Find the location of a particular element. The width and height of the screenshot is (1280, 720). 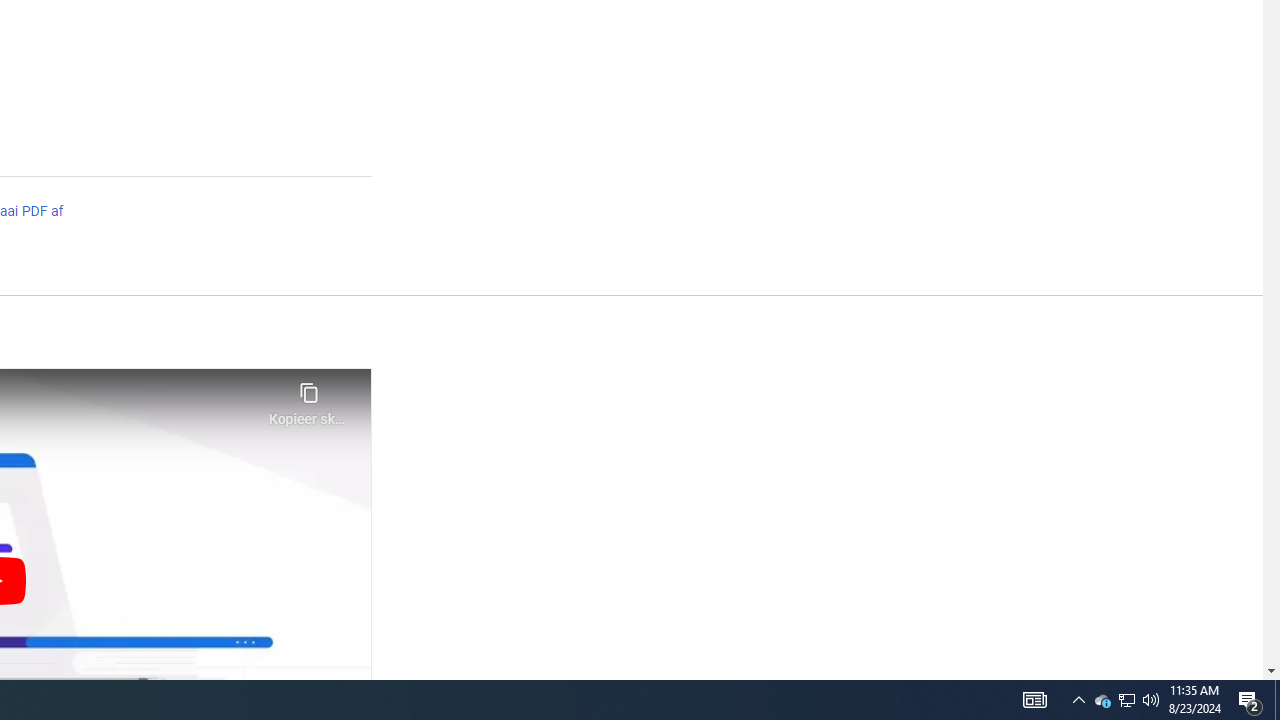

'Kopieer skakel' is located at coordinates (308, 398).